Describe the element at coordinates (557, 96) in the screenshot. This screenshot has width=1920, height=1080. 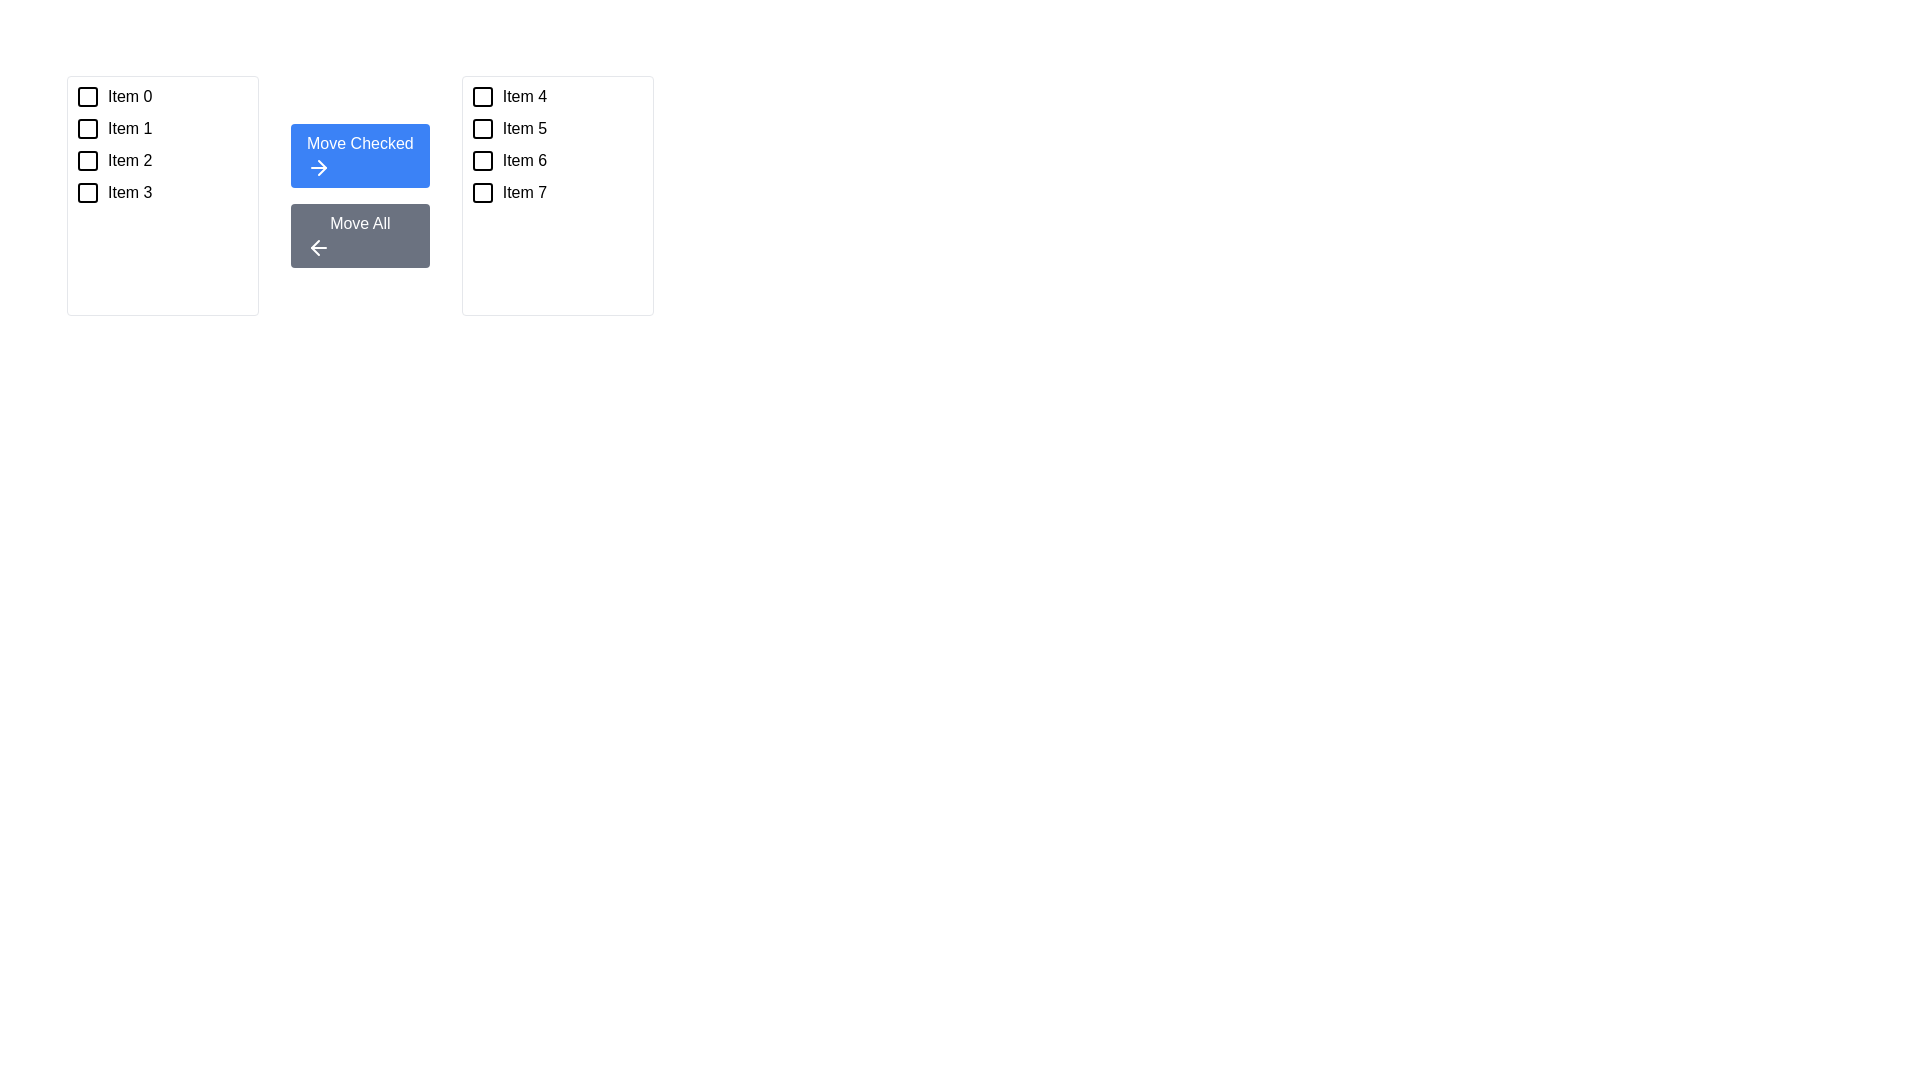
I see `the checkbox next to the first item labeled 'Item 4' in the list` at that location.